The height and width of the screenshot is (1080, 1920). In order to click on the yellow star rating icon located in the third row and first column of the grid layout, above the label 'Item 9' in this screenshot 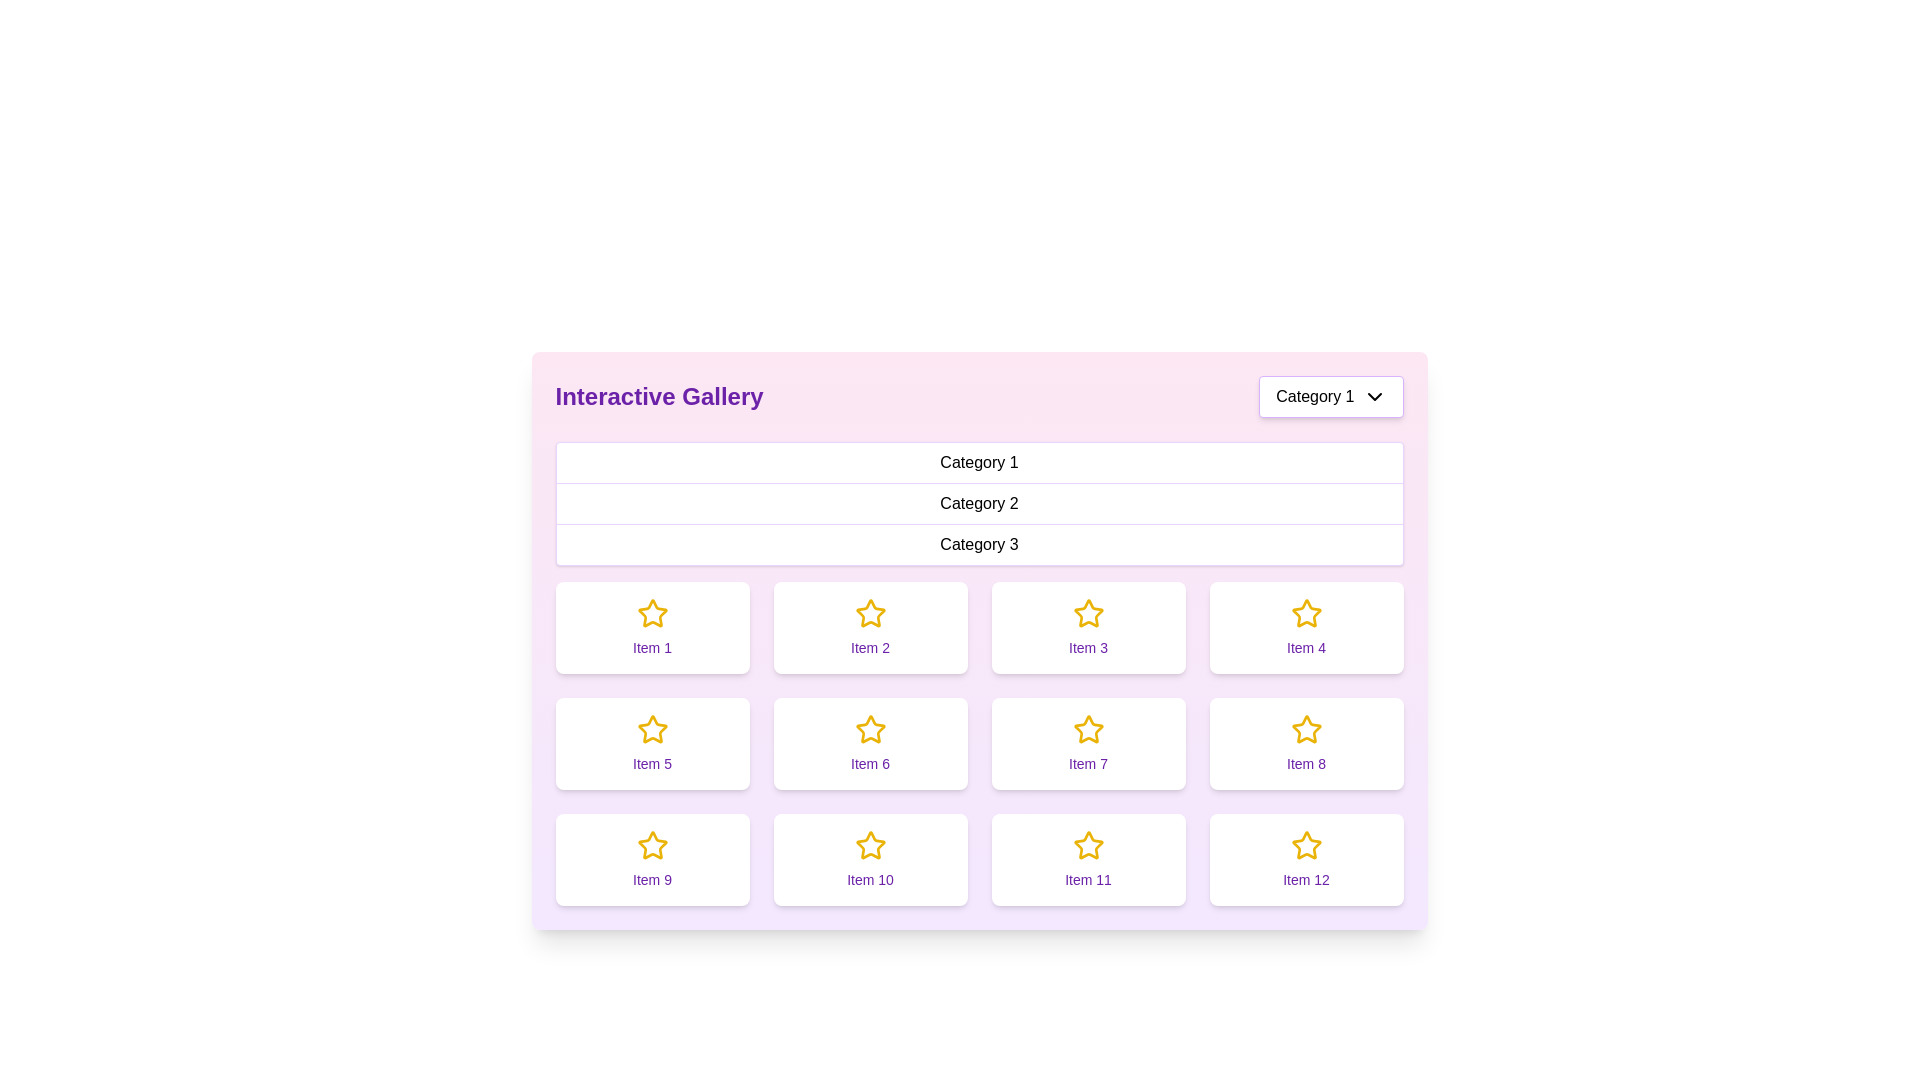, I will do `click(652, 845)`.